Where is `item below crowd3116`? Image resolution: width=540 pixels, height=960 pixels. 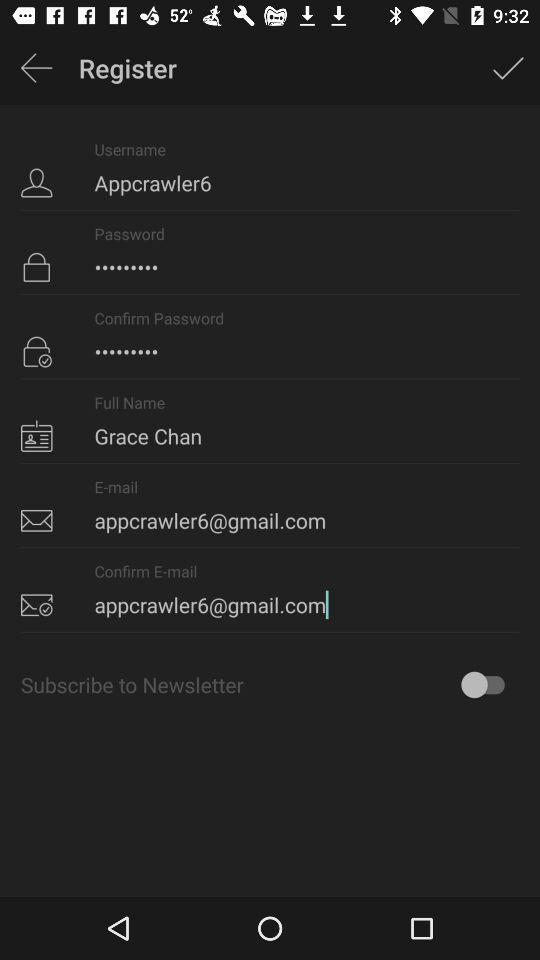 item below crowd3116 is located at coordinates (270, 421).